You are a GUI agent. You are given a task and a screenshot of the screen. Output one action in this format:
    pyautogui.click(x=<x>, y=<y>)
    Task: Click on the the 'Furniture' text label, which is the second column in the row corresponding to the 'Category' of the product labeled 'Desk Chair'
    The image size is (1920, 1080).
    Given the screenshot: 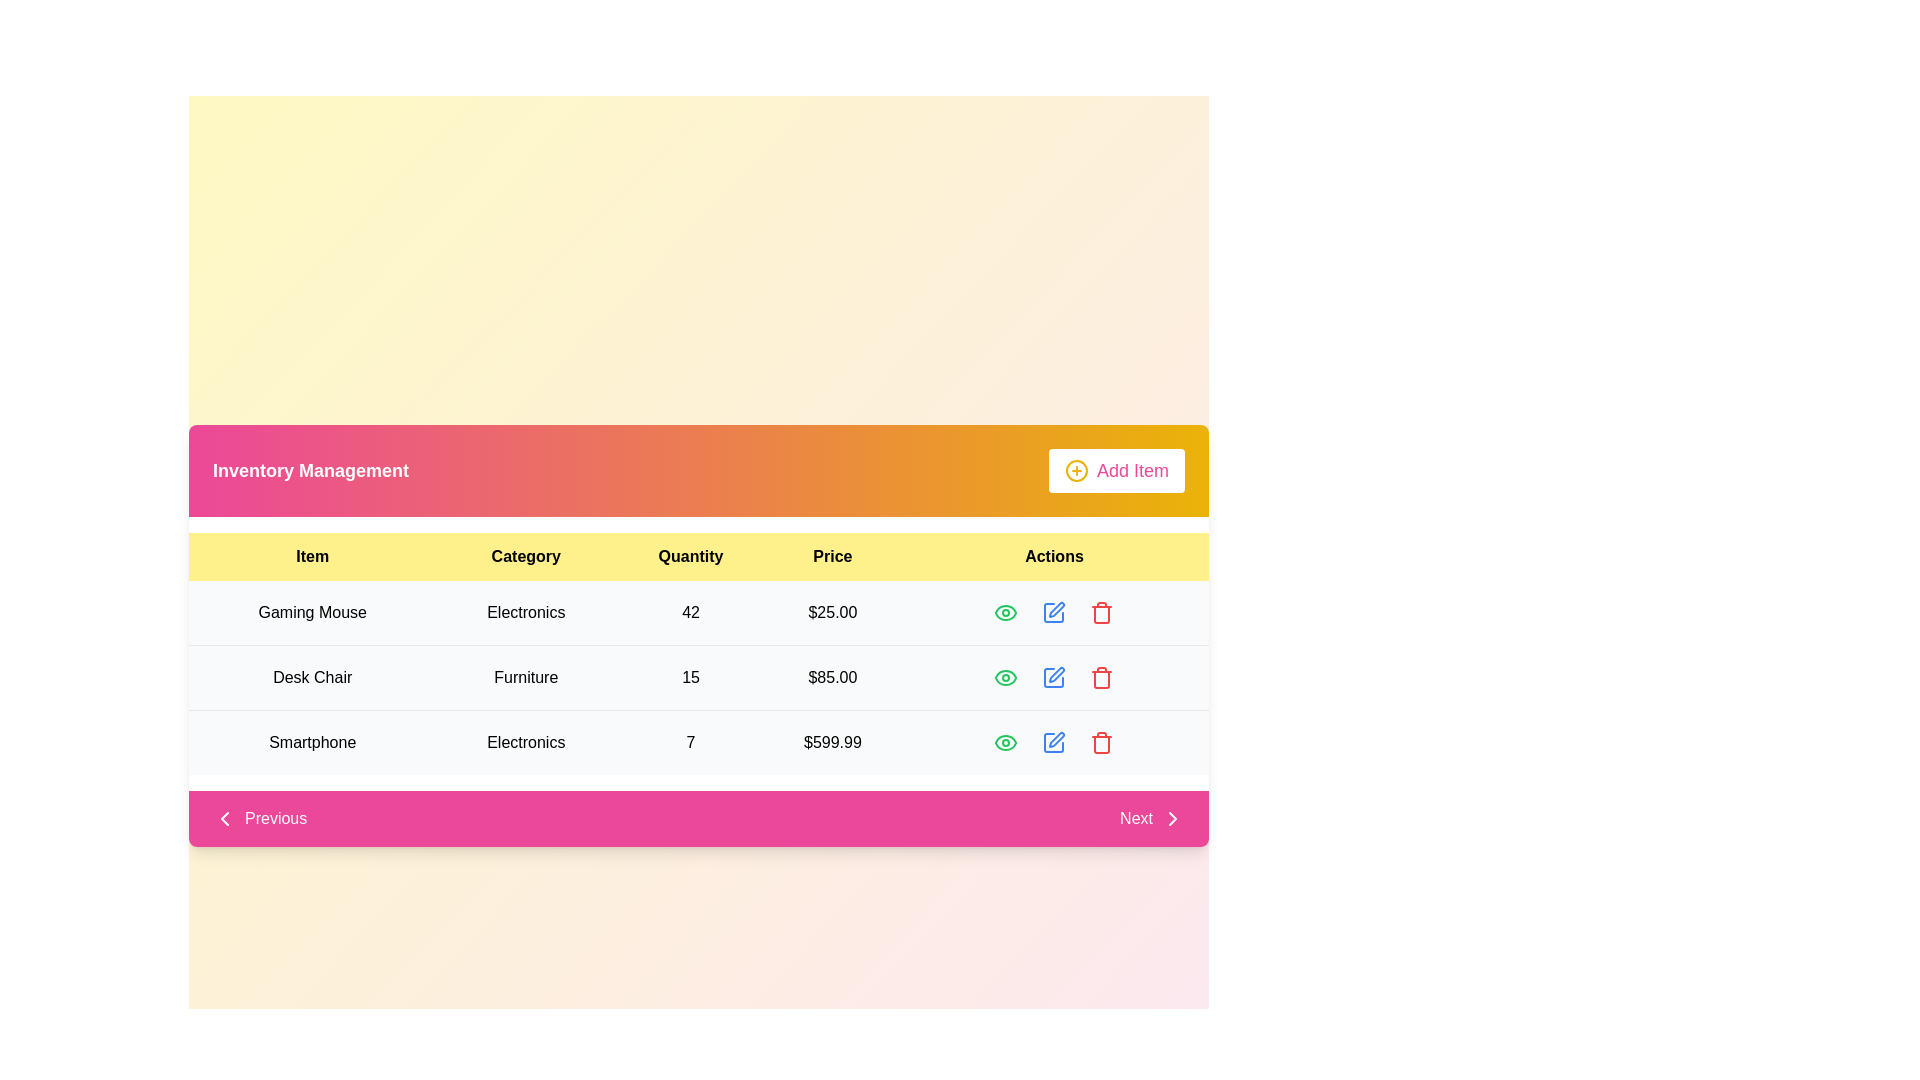 What is the action you would take?
    pyautogui.click(x=526, y=677)
    